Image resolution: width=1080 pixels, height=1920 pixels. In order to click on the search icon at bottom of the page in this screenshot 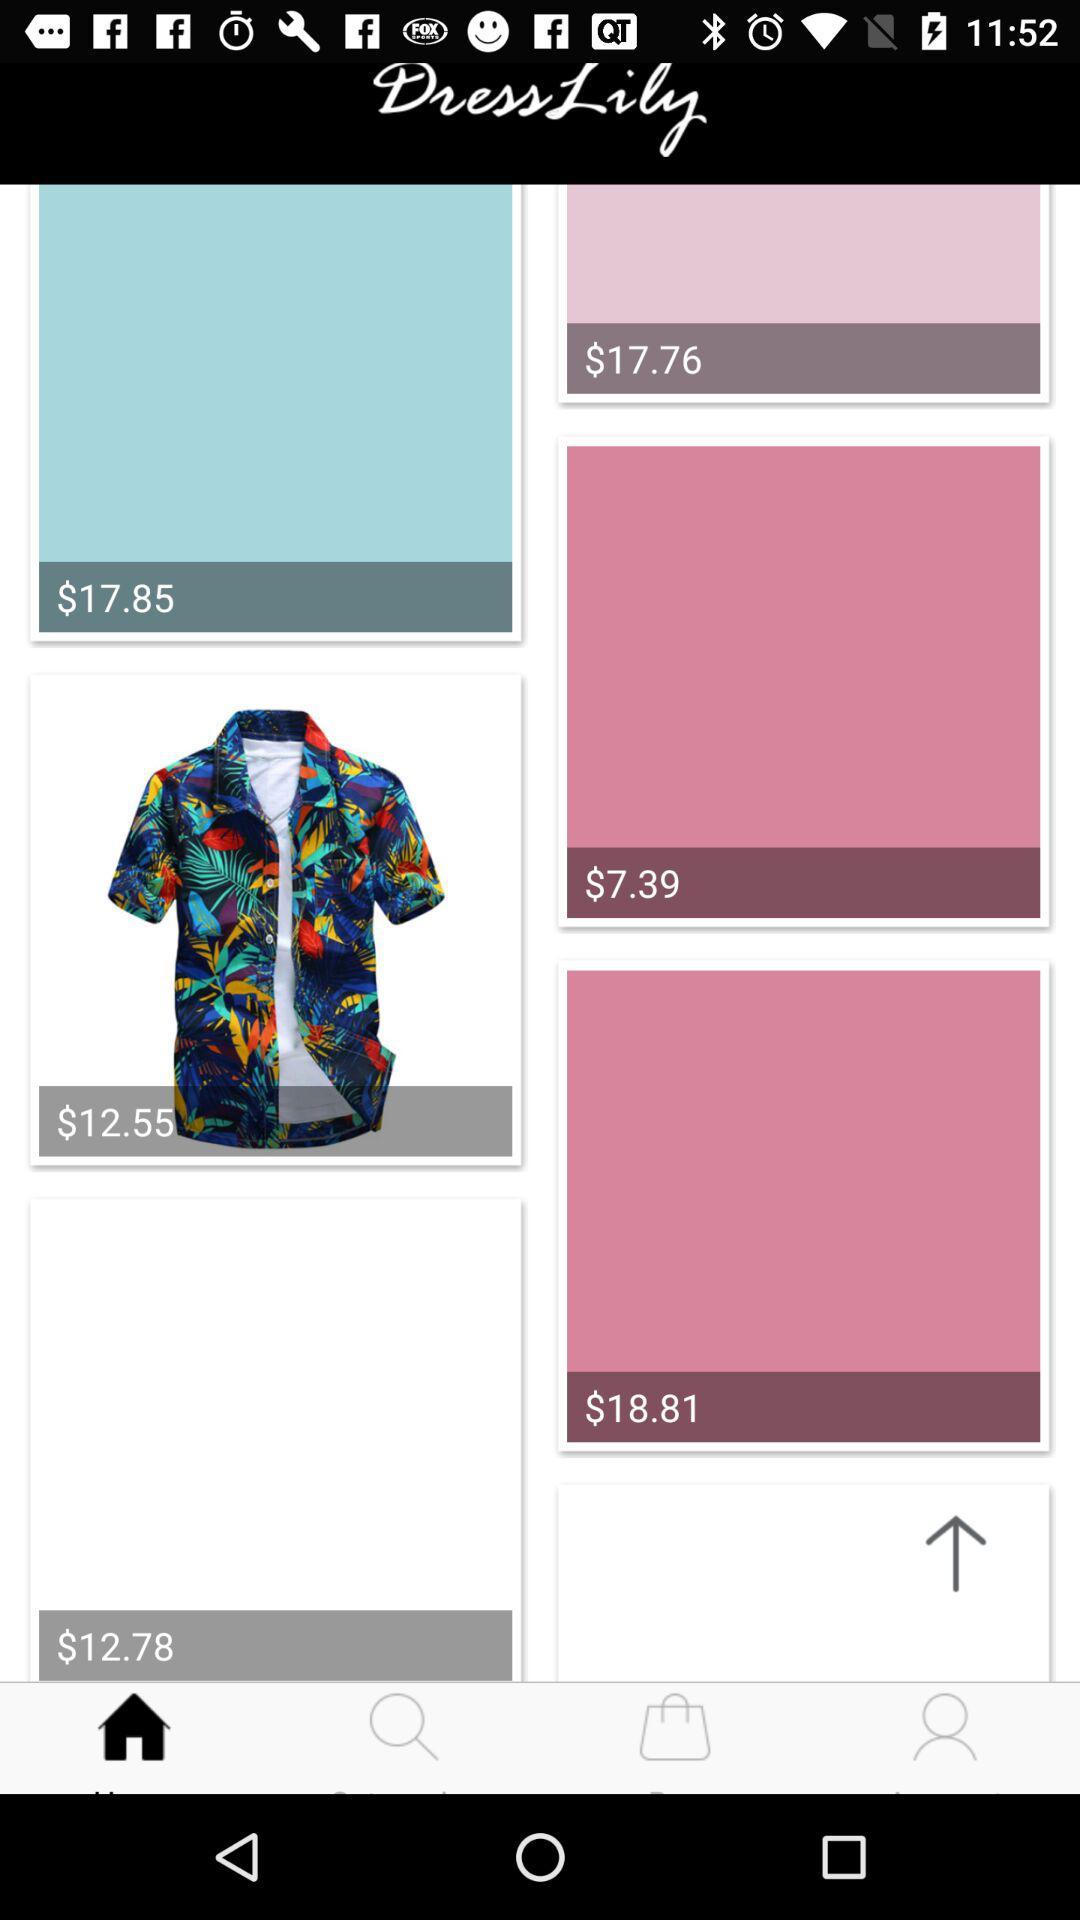, I will do `click(405, 1717)`.